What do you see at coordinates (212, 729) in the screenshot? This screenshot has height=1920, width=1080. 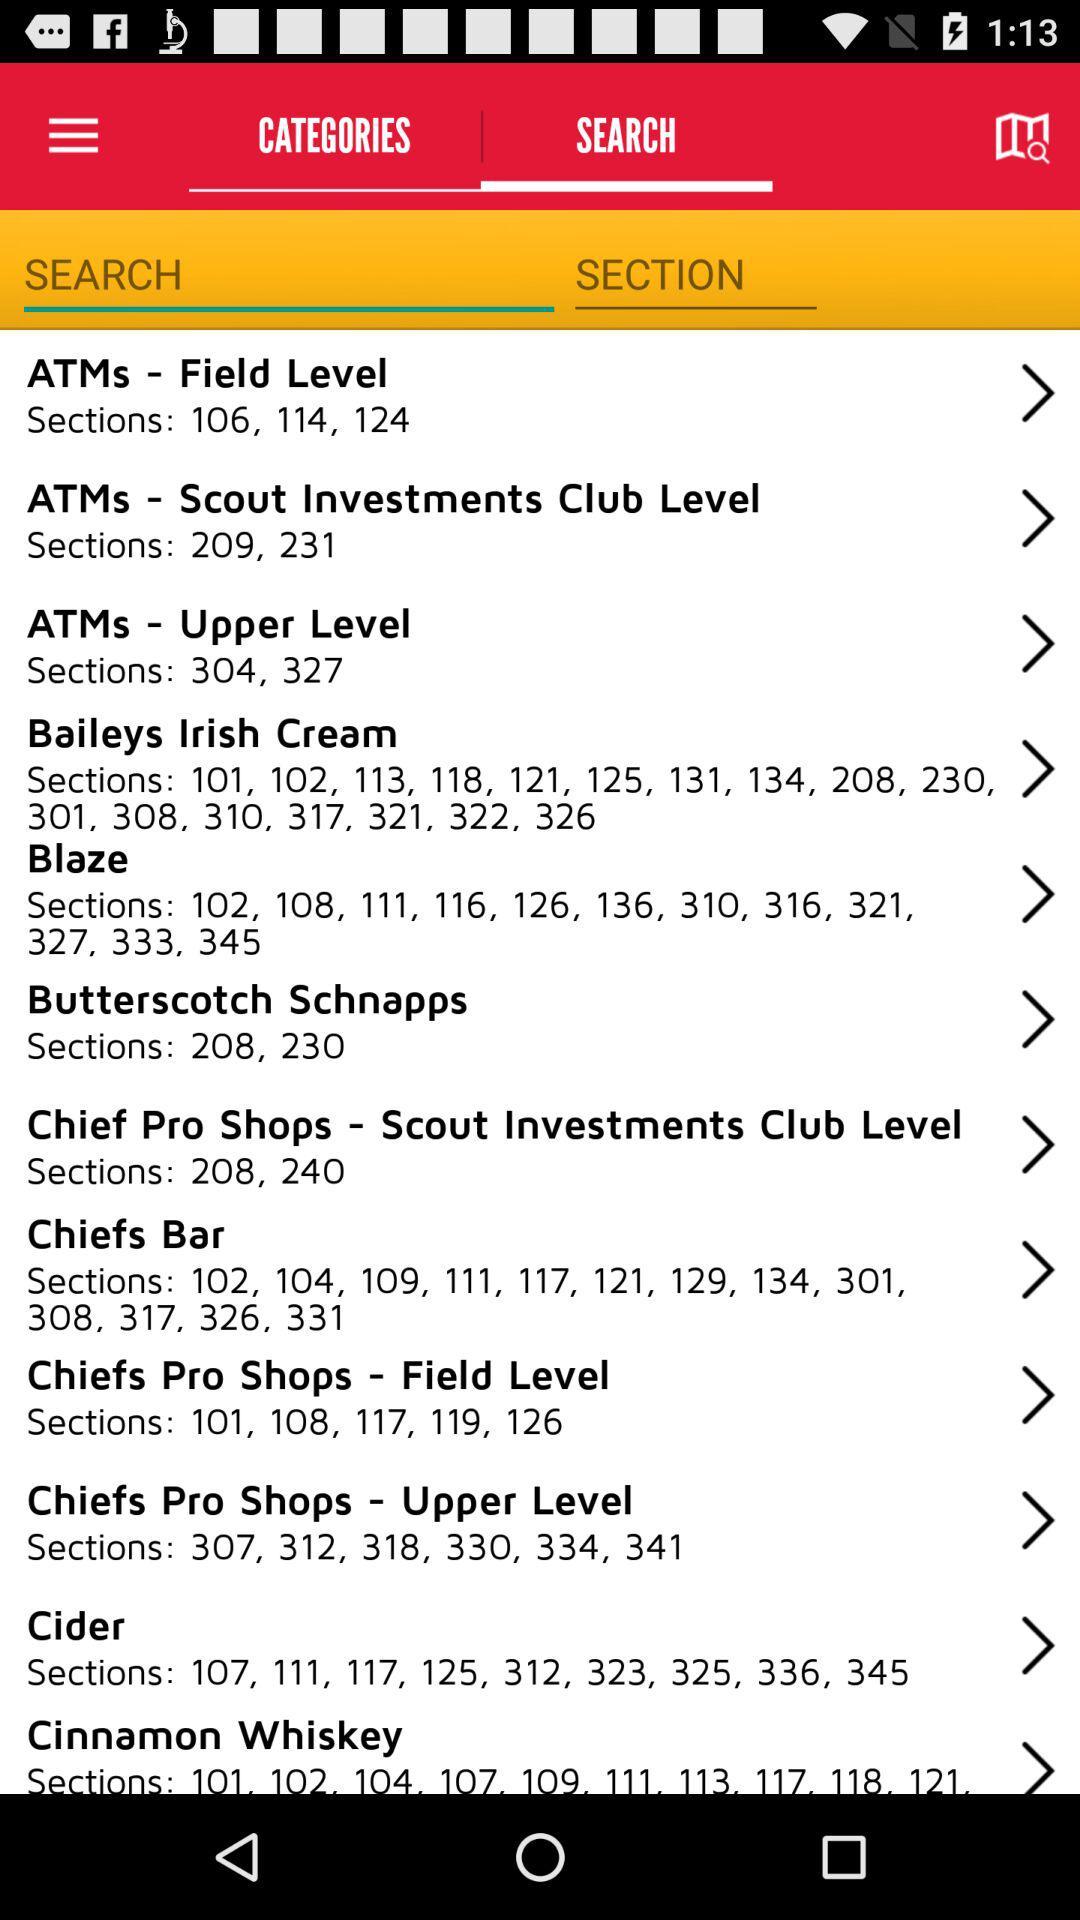 I see `the baileys irish cream icon` at bounding box center [212, 729].